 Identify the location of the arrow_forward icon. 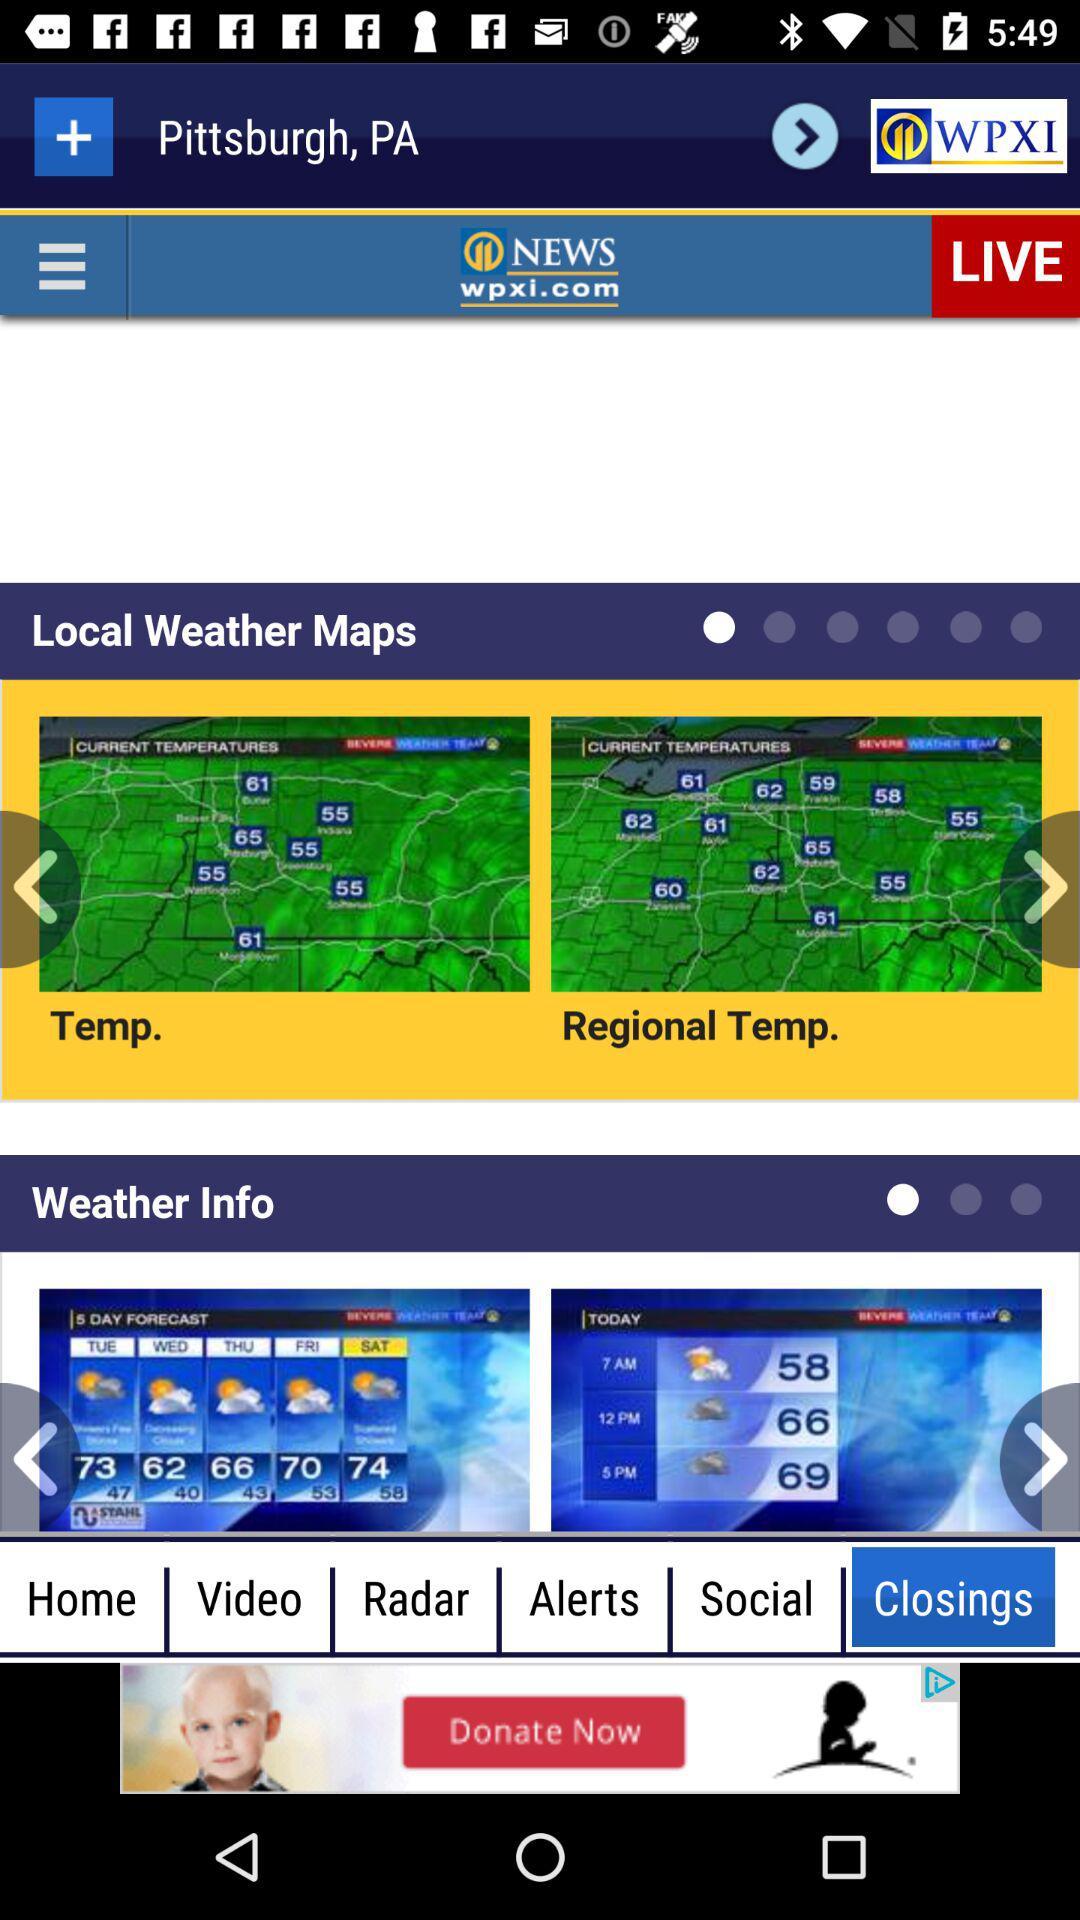
(804, 135).